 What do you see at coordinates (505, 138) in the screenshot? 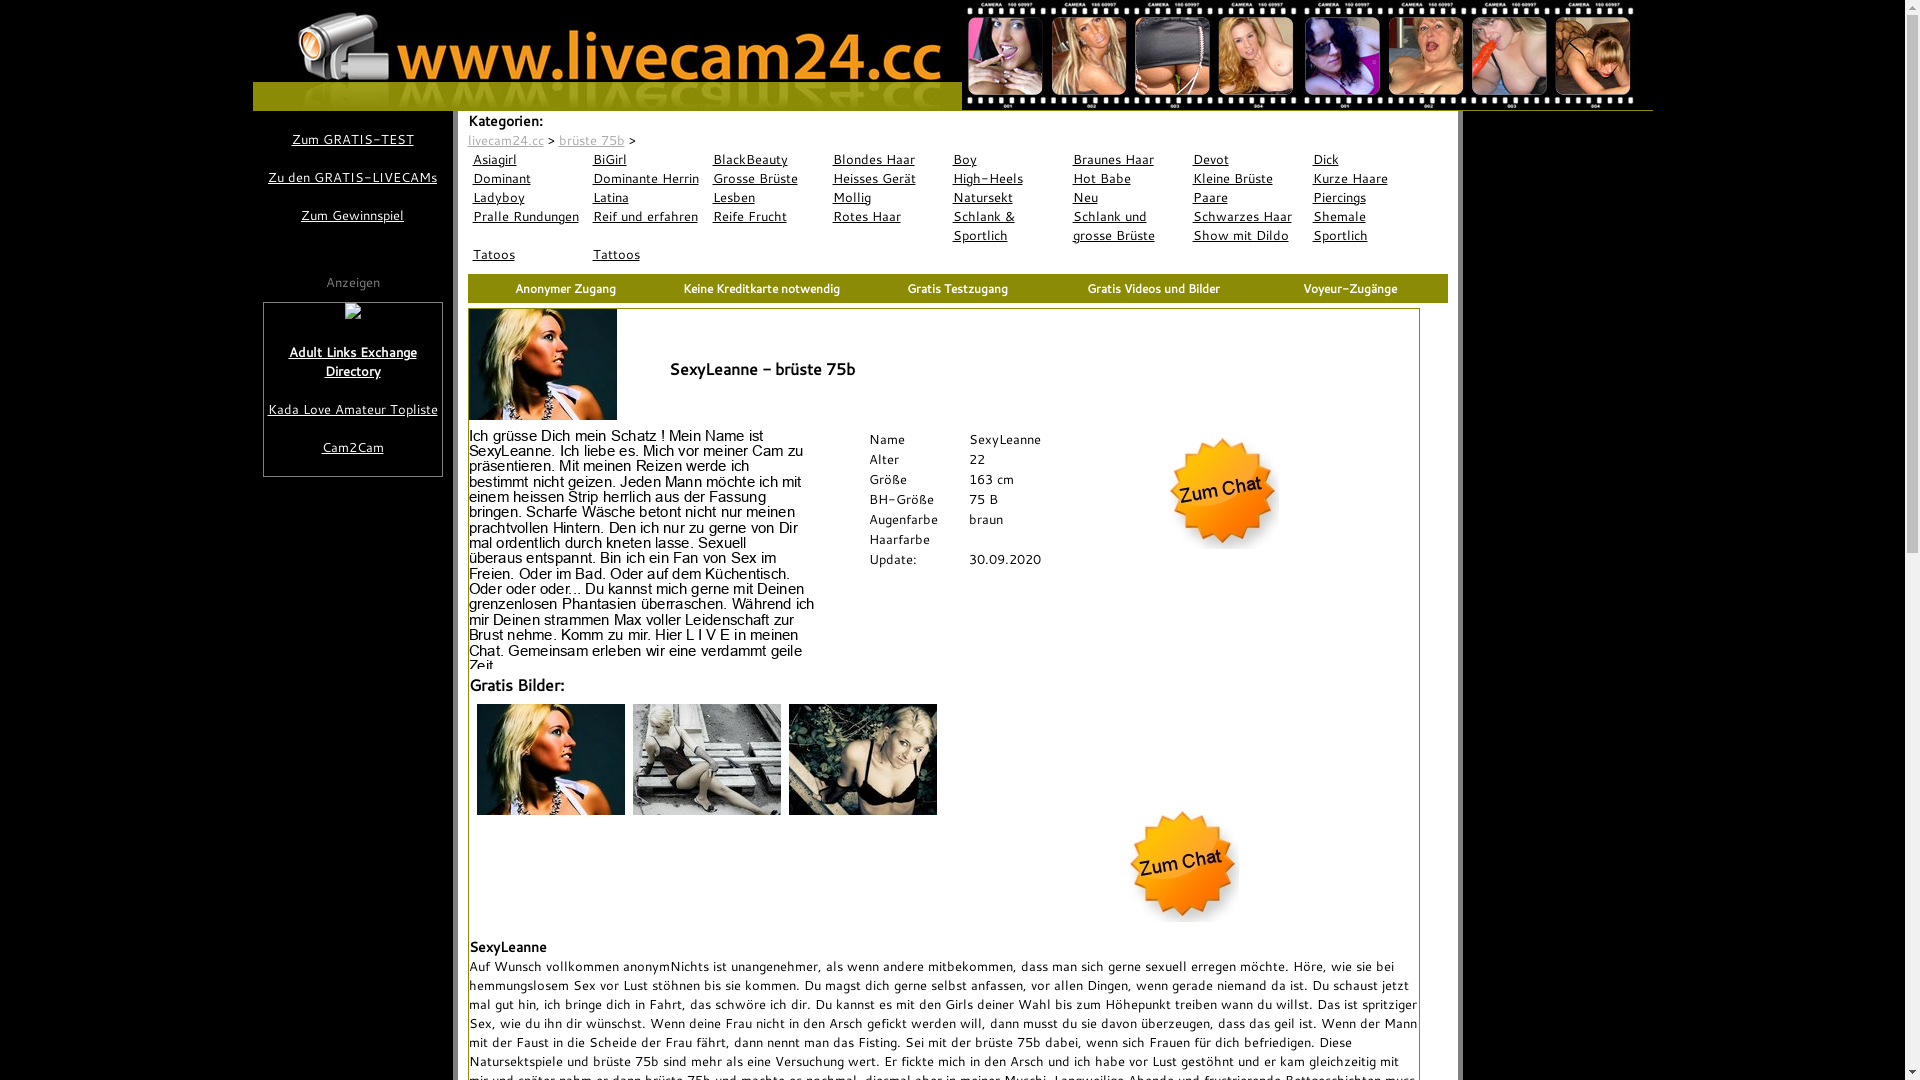
I see `'livecam24.cc'` at bounding box center [505, 138].